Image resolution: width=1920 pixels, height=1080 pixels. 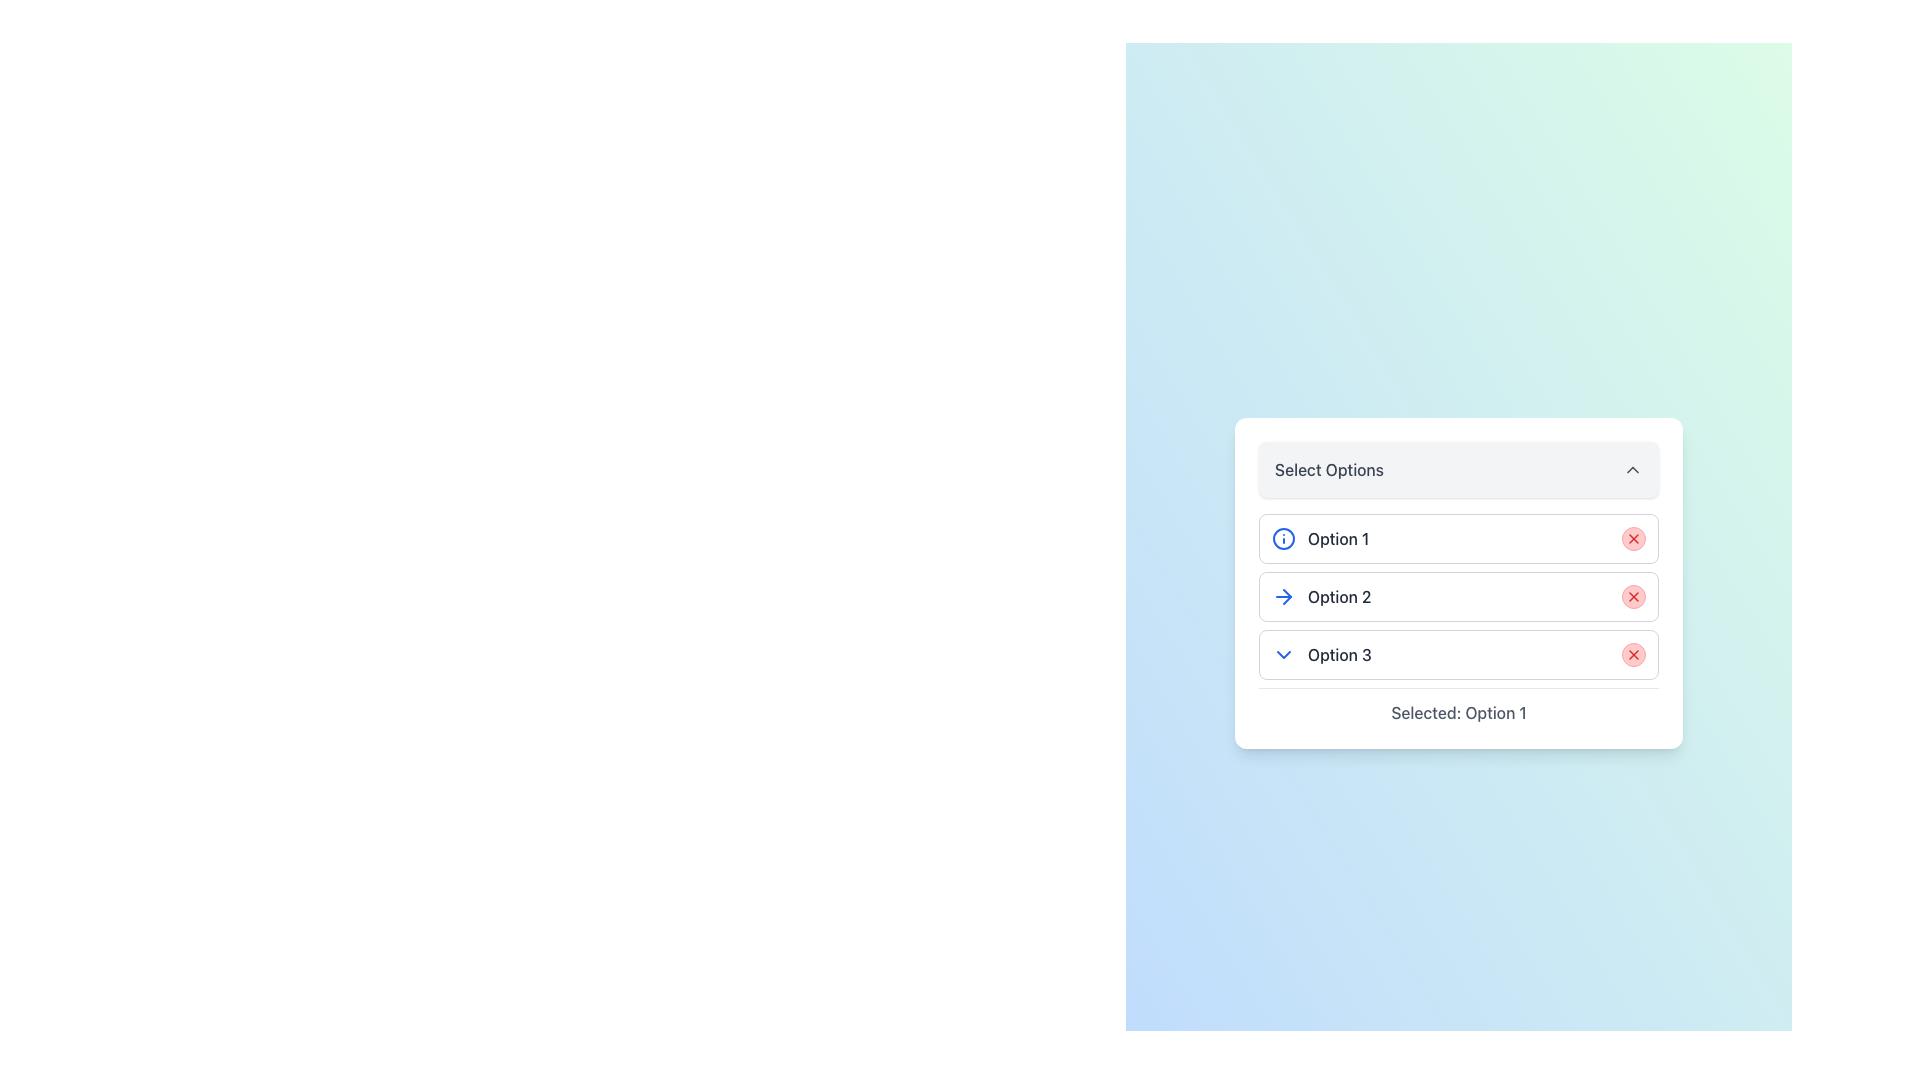 I want to click on the Dropdown toggle icon located to the far right under the header 'Select Options' to trigger hover effects, so click(x=1632, y=469).